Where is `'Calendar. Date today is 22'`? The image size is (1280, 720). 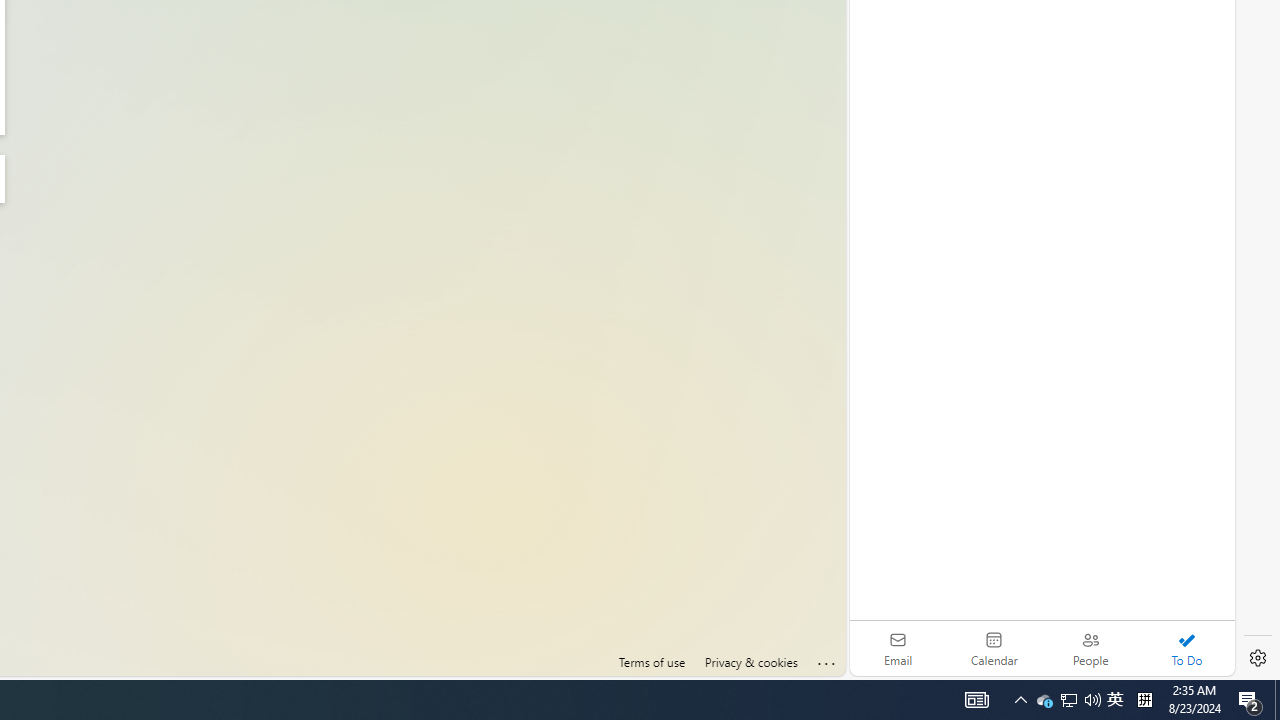 'Calendar. Date today is 22' is located at coordinates (994, 648).